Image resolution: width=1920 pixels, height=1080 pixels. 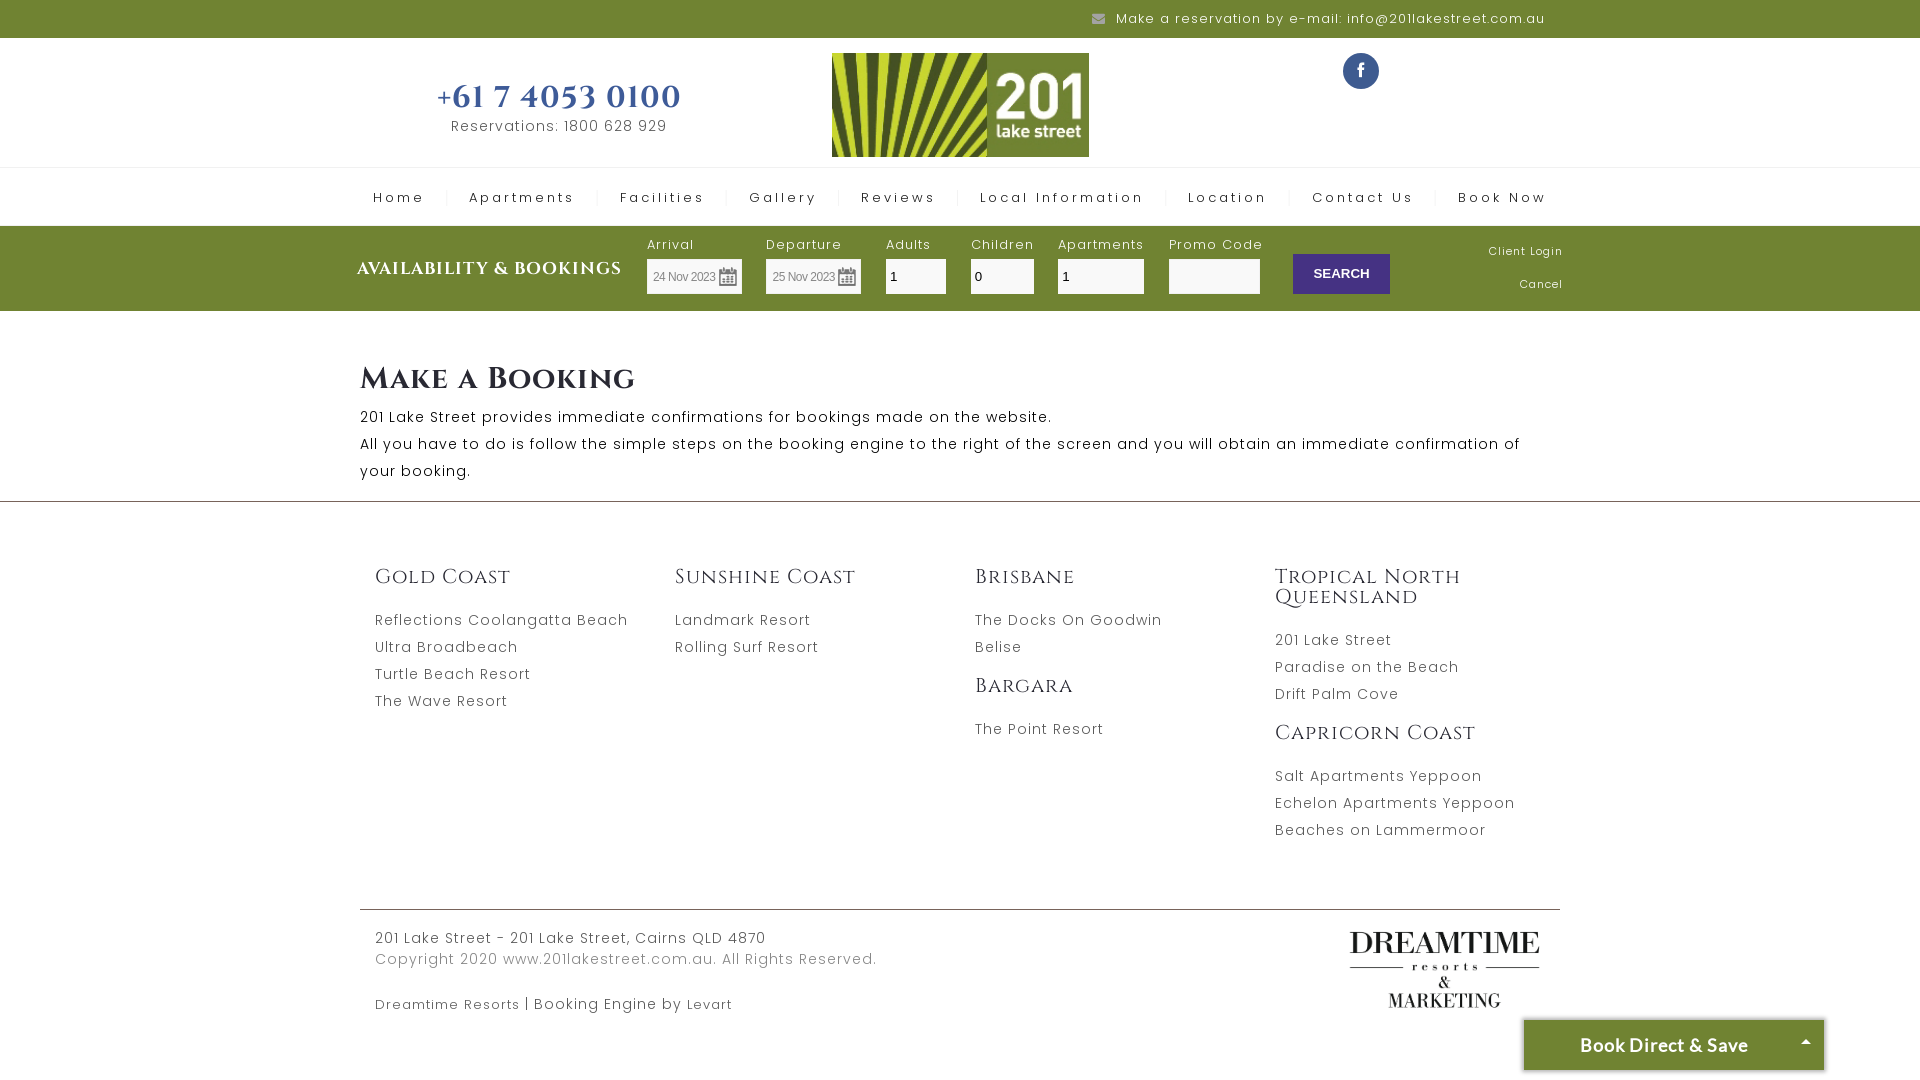 I want to click on 'SEARCH', so click(x=1340, y=273).